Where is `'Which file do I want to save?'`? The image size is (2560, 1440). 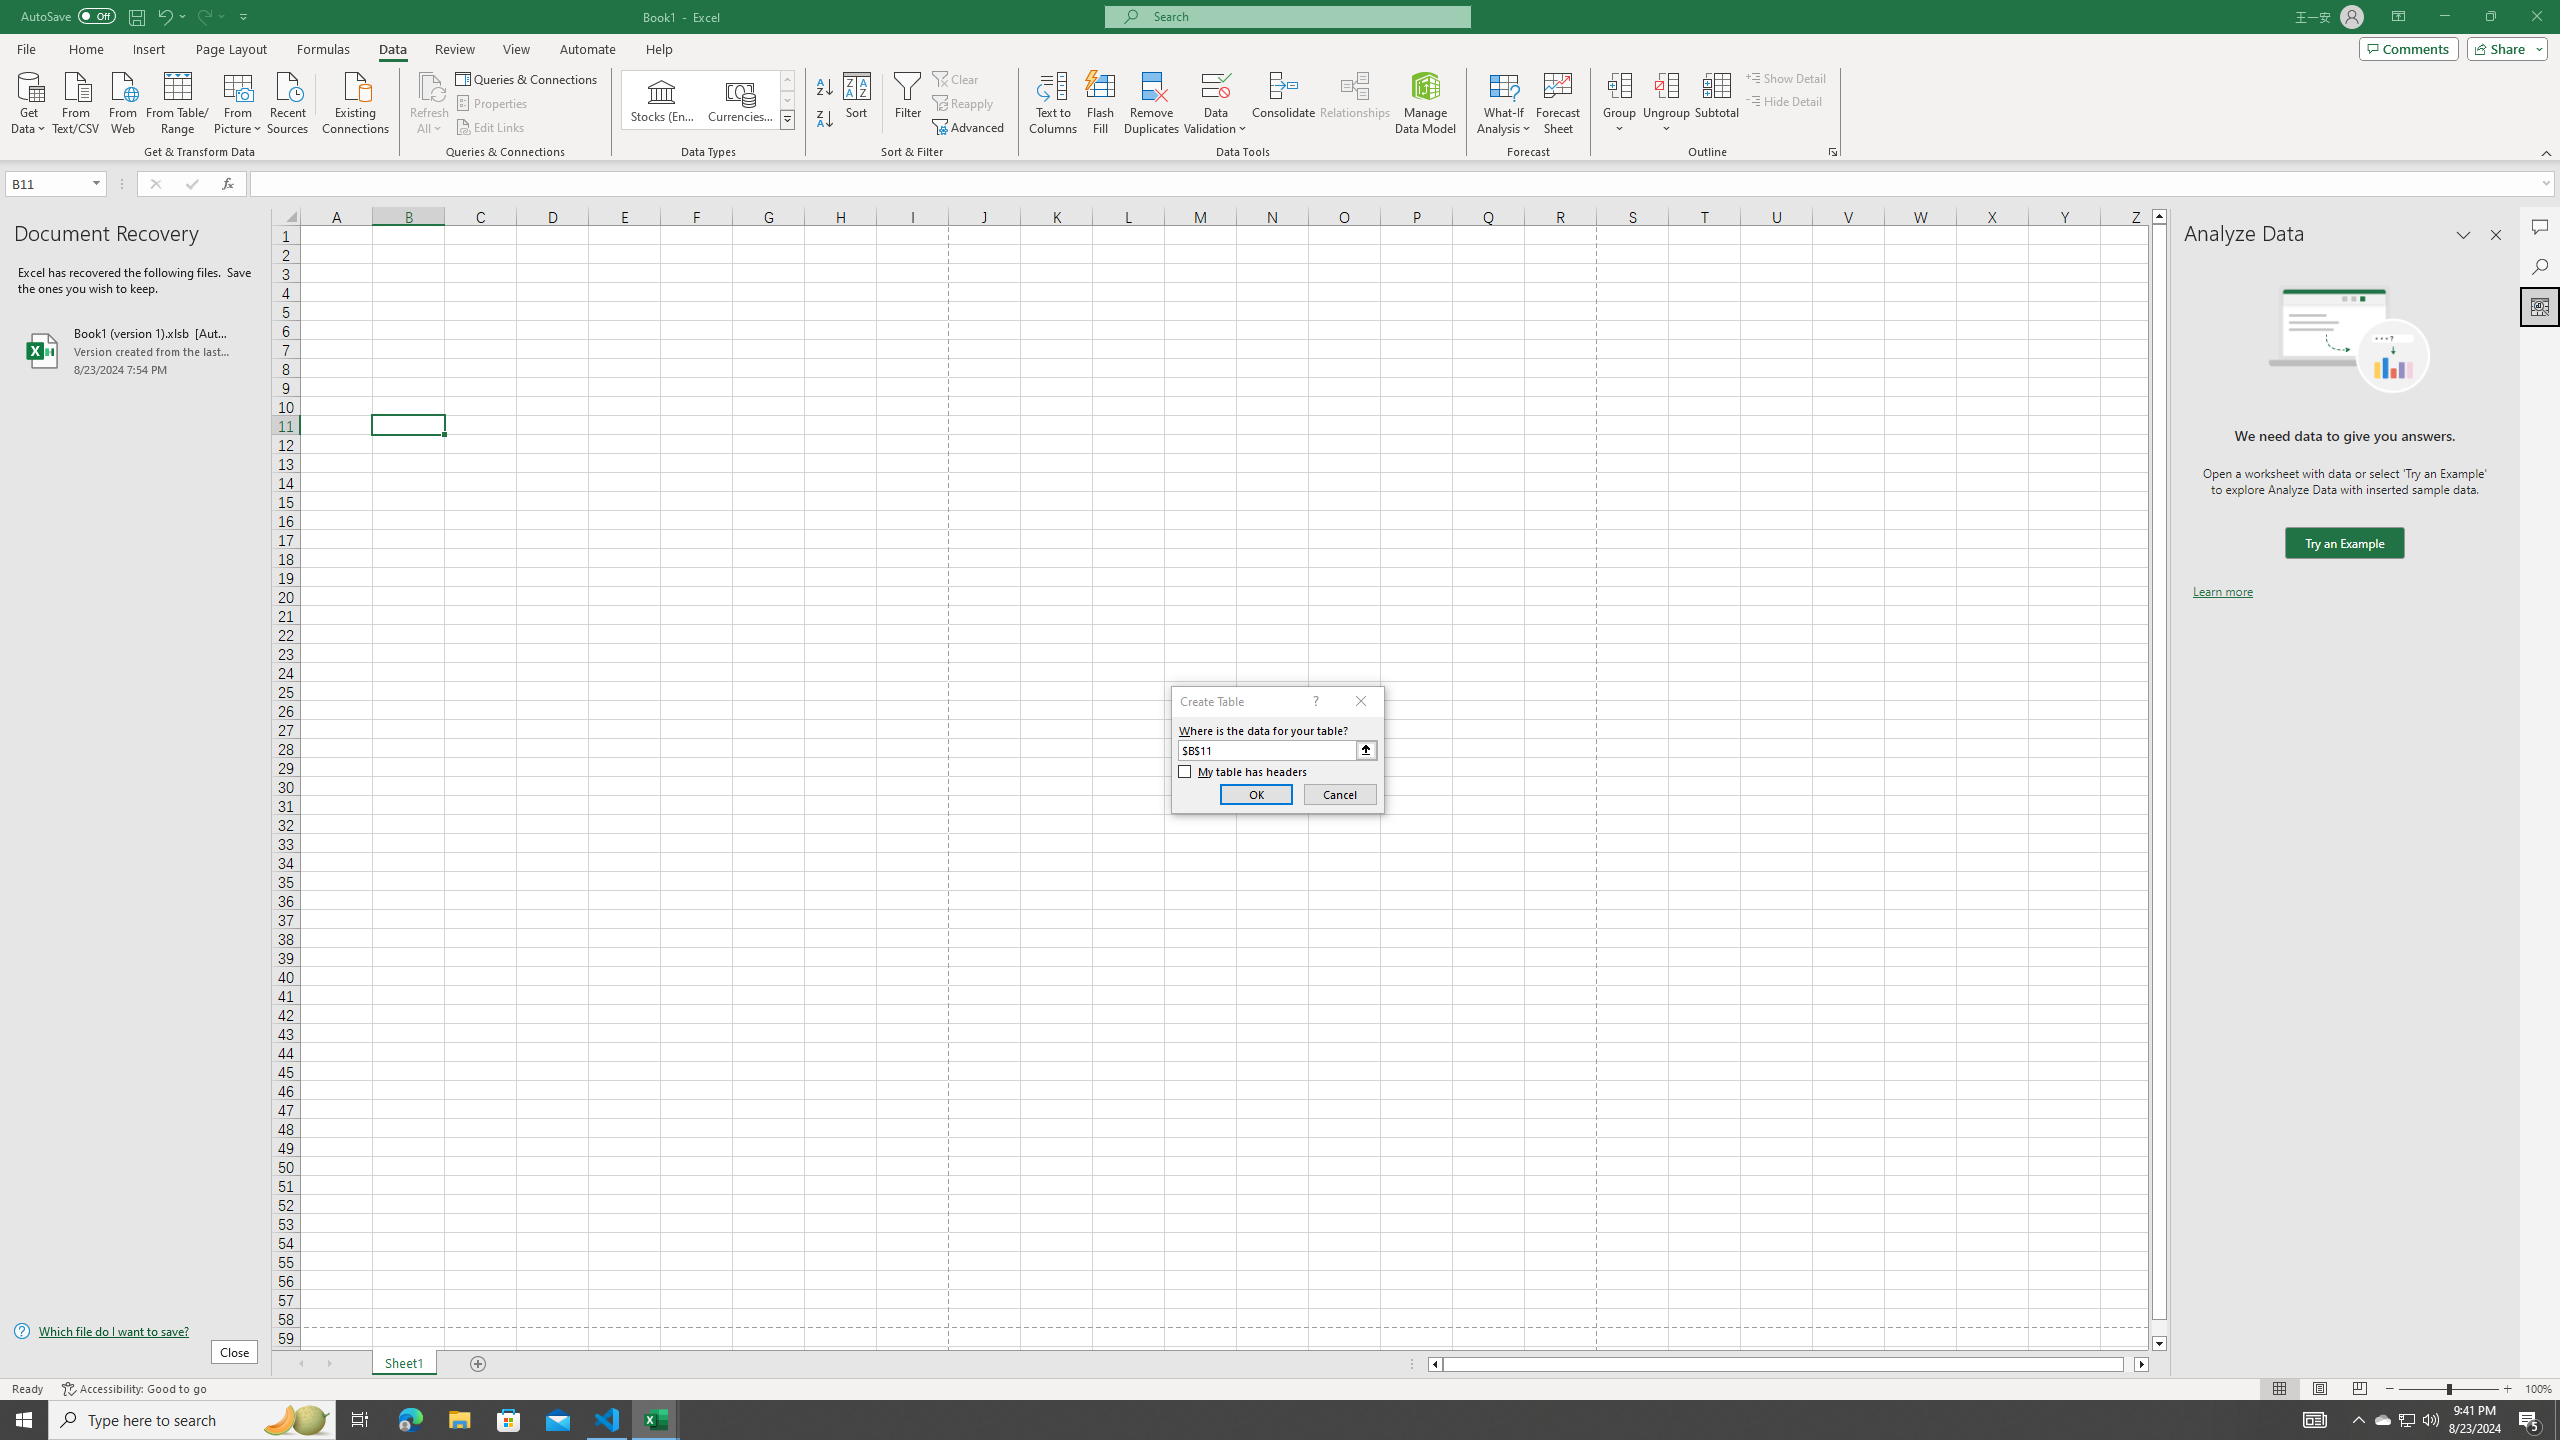 'Which file do I want to save?' is located at coordinates (134, 1332).